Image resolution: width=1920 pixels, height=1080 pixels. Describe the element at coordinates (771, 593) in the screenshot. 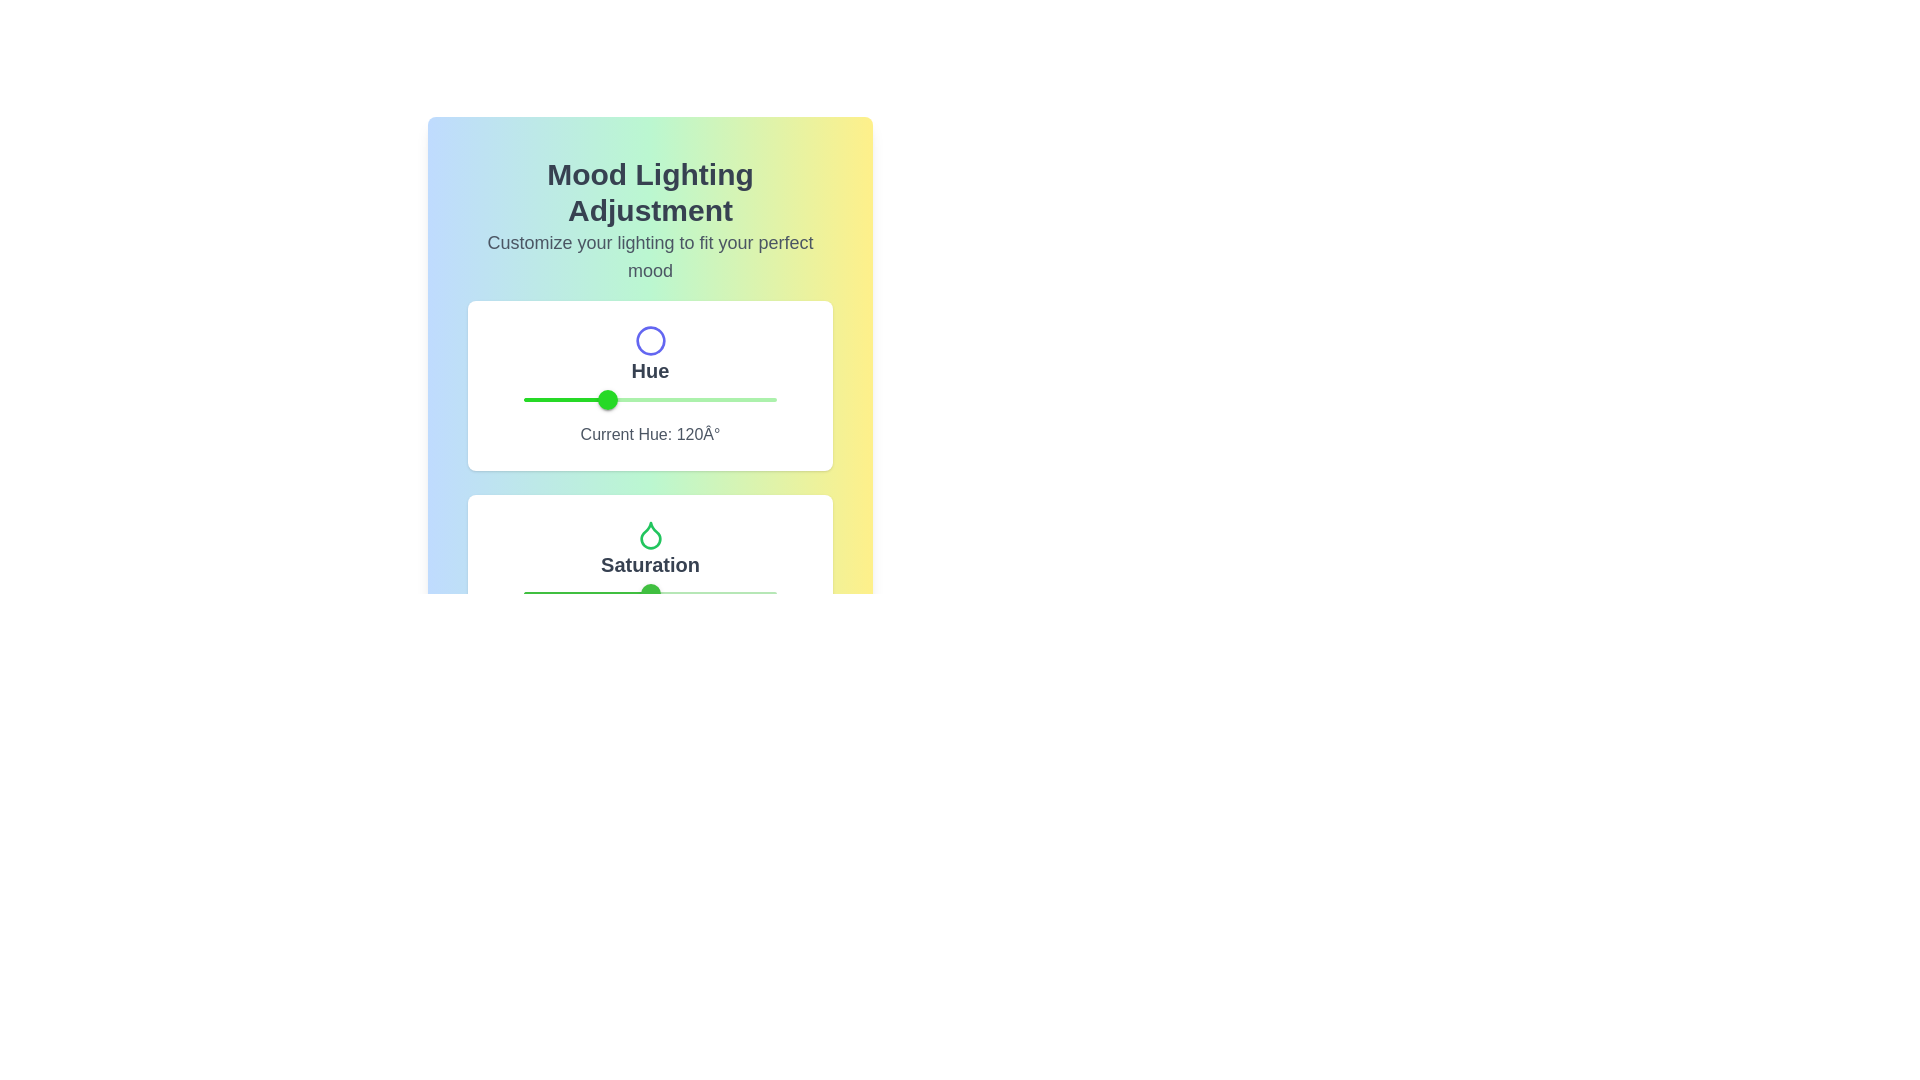

I see `the slider` at that location.